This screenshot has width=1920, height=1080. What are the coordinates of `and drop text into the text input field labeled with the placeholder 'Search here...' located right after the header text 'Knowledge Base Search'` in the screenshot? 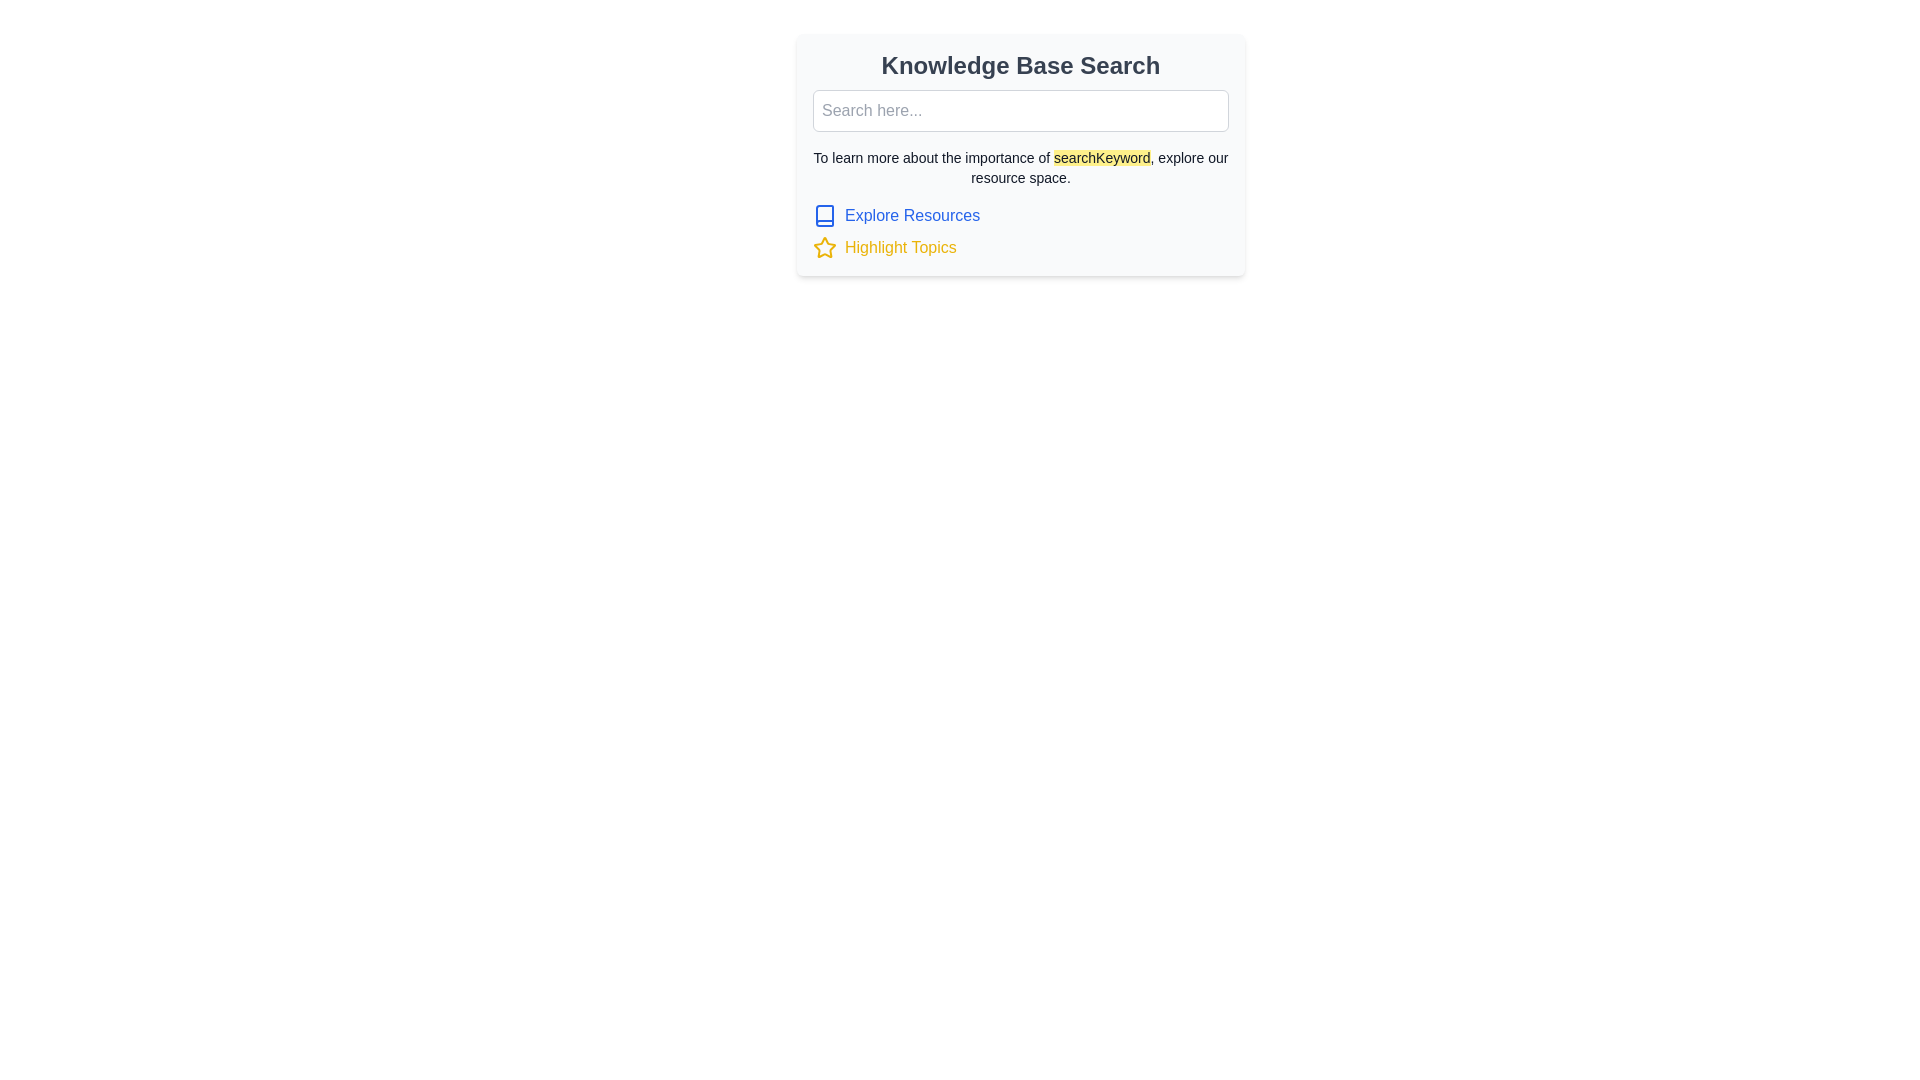 It's located at (1021, 111).